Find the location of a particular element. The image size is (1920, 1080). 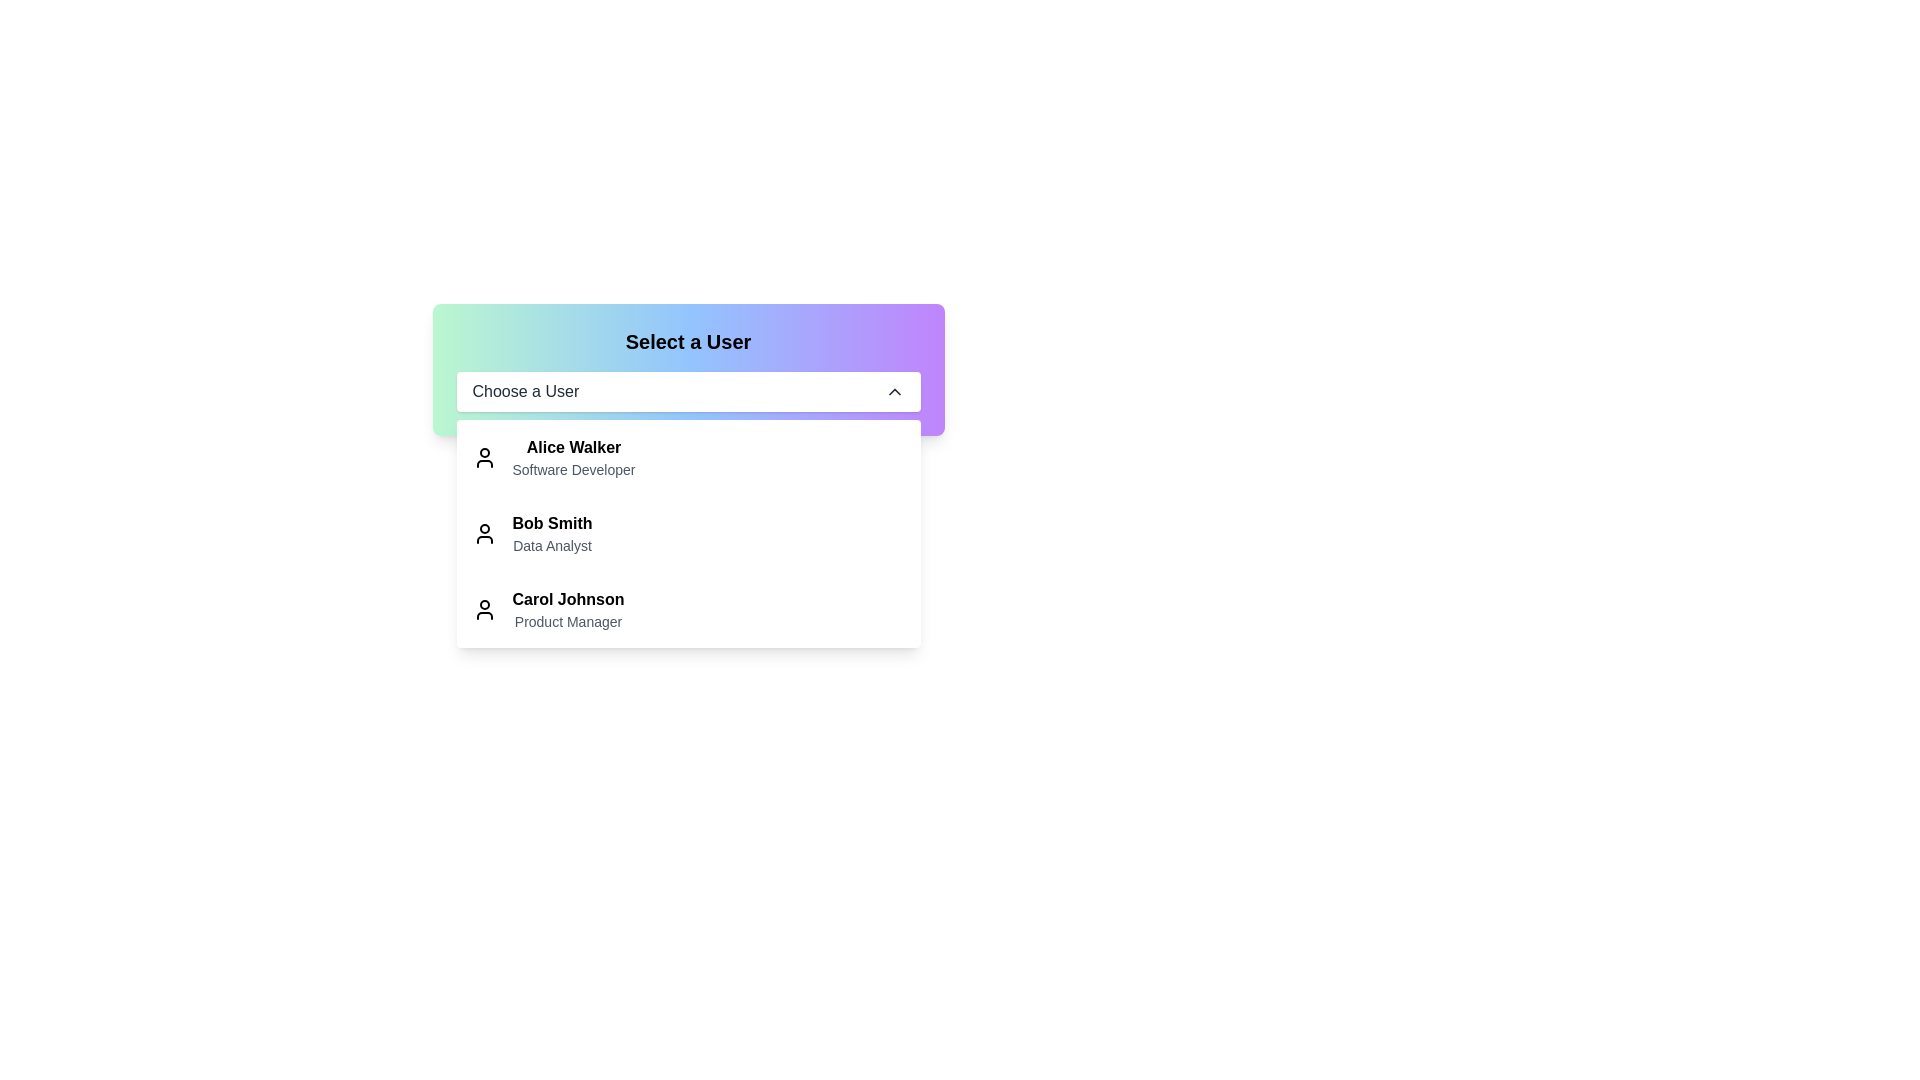

the user profile icon, which is a simplistic user figure outline, located to the left of the text 'Carol Johnson' in the dropdown under 'Select a User' is located at coordinates (484, 608).